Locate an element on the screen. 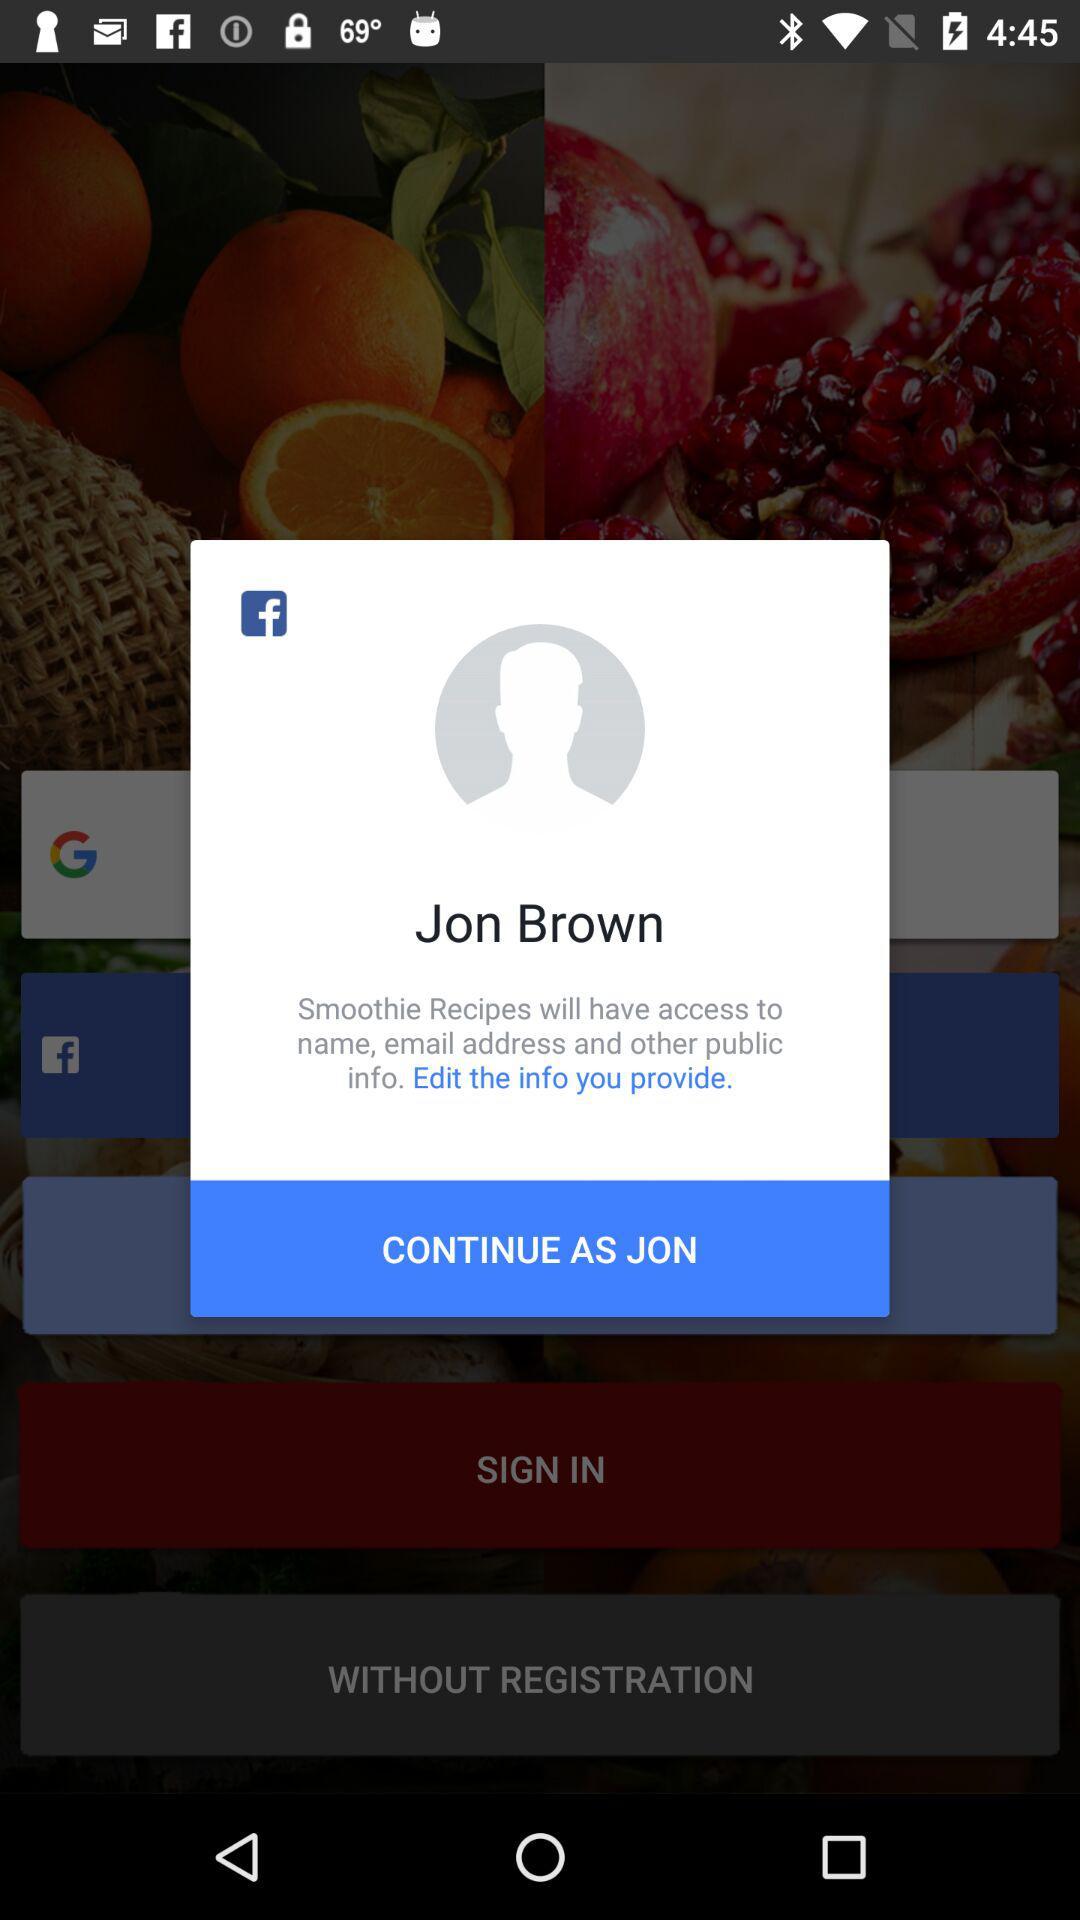  the item below smoothie recipes will icon is located at coordinates (540, 1247).